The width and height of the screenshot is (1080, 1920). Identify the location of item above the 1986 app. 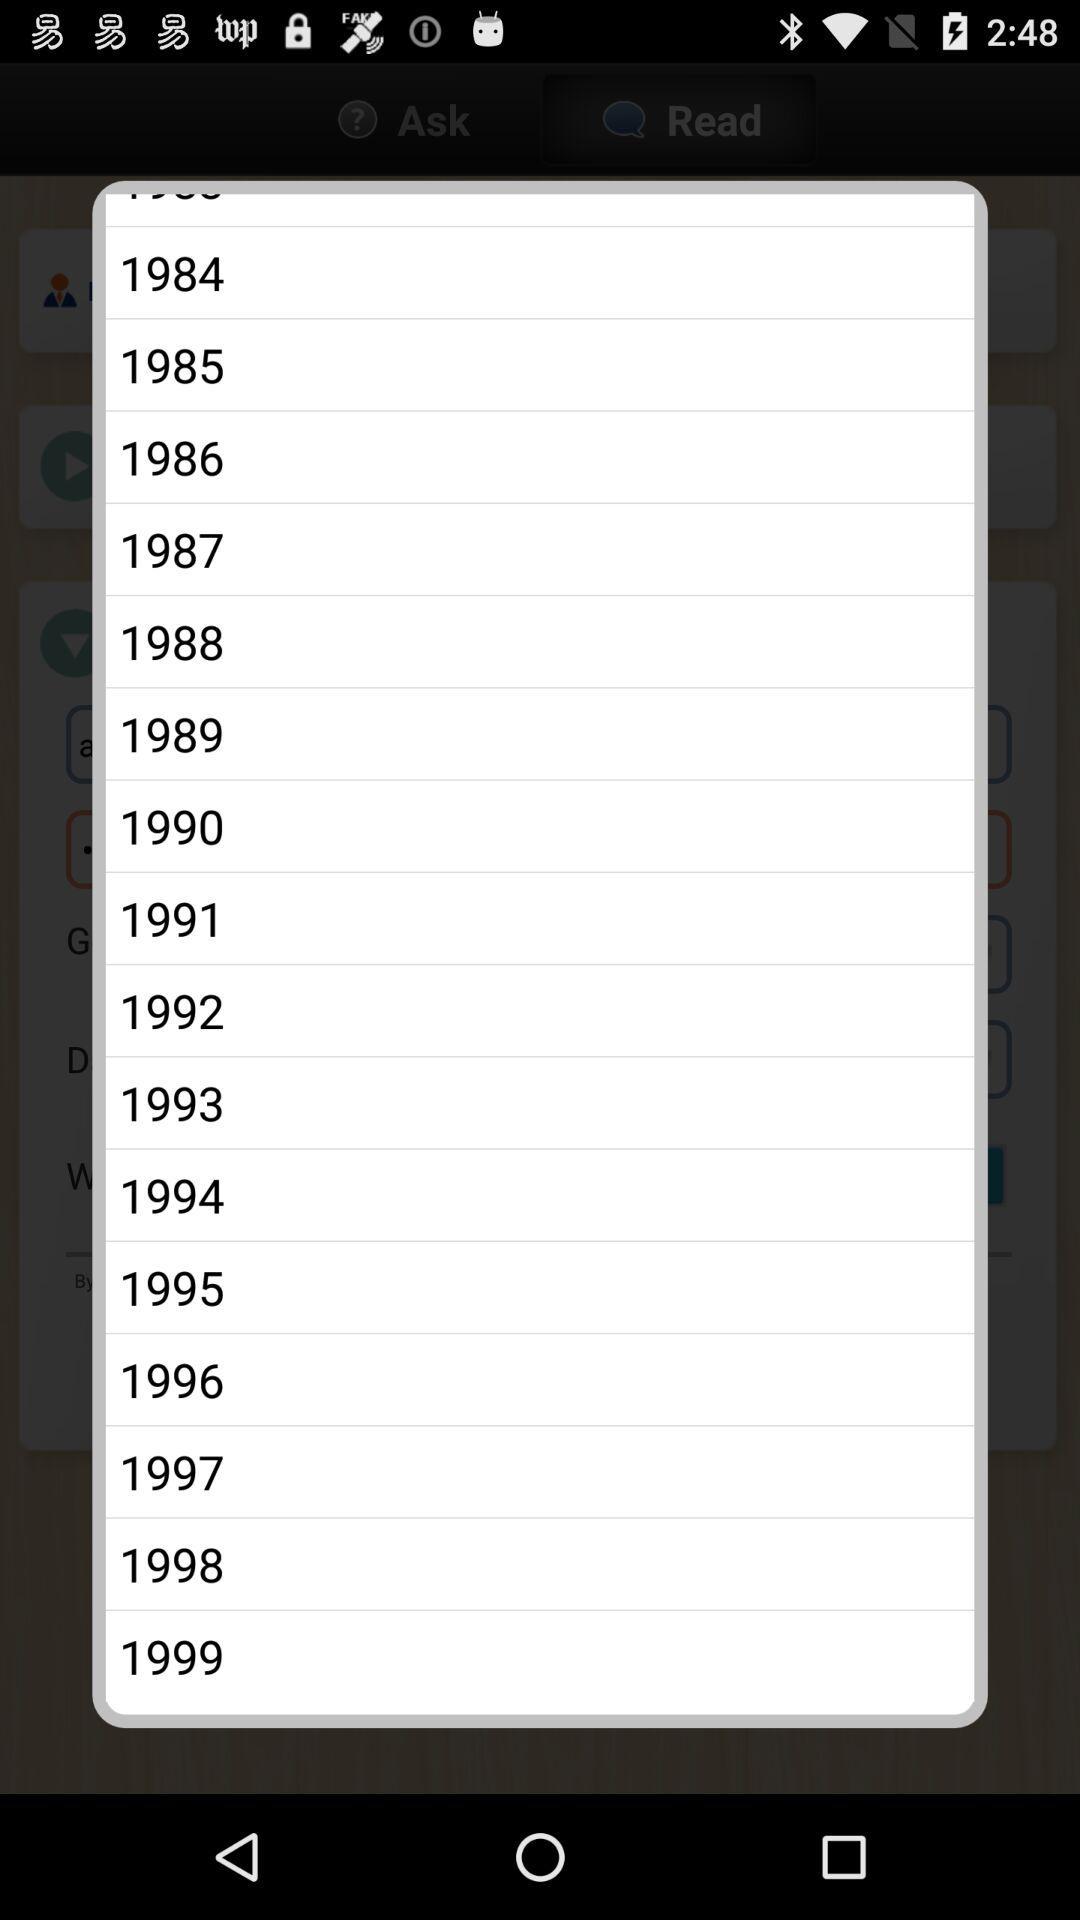
(540, 364).